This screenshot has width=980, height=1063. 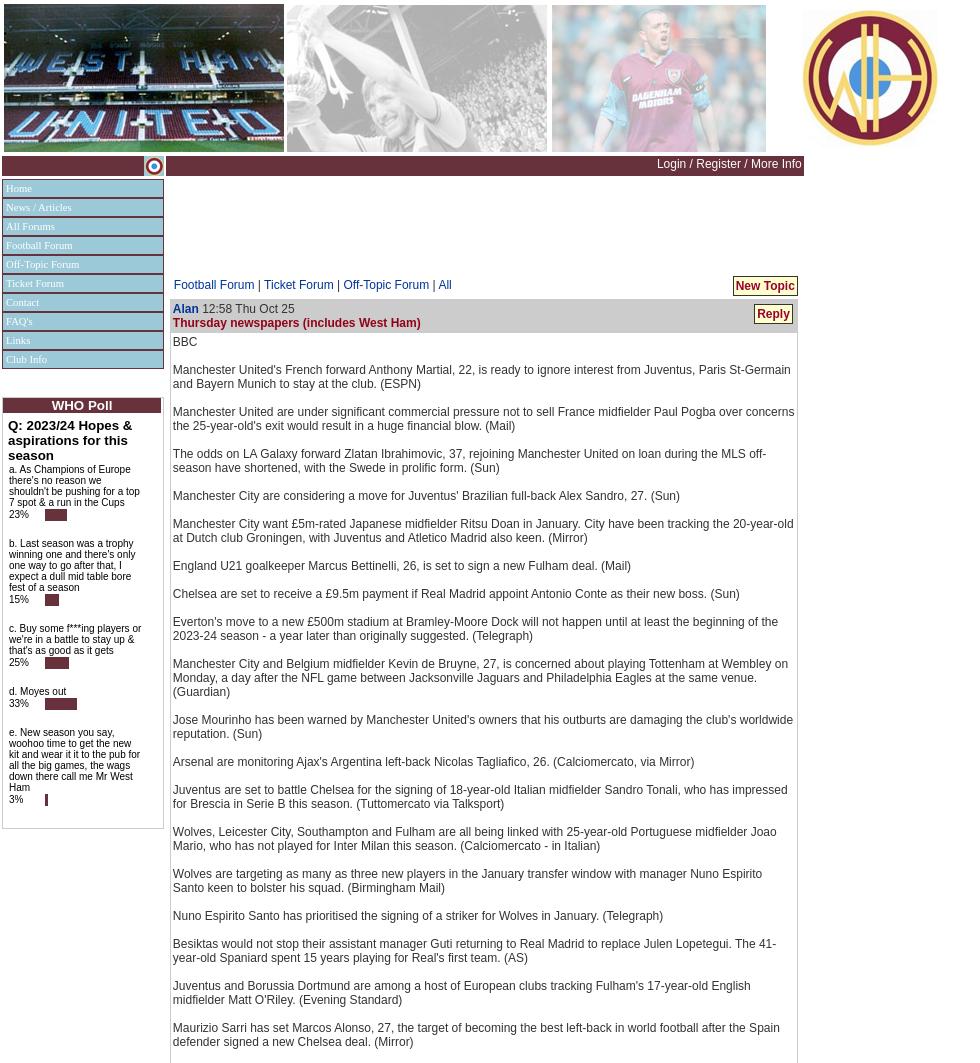 What do you see at coordinates (480, 676) in the screenshot?
I see `'Manchester City and Belgium midfielder Kevin de Bruyne, 27, is concerned about playing Tottenham at Wembley on Monday, a day after the NFL game between Jacksonville Jaguars and Philadelphia Eagles at the same venue. (Guardian)'` at bounding box center [480, 676].